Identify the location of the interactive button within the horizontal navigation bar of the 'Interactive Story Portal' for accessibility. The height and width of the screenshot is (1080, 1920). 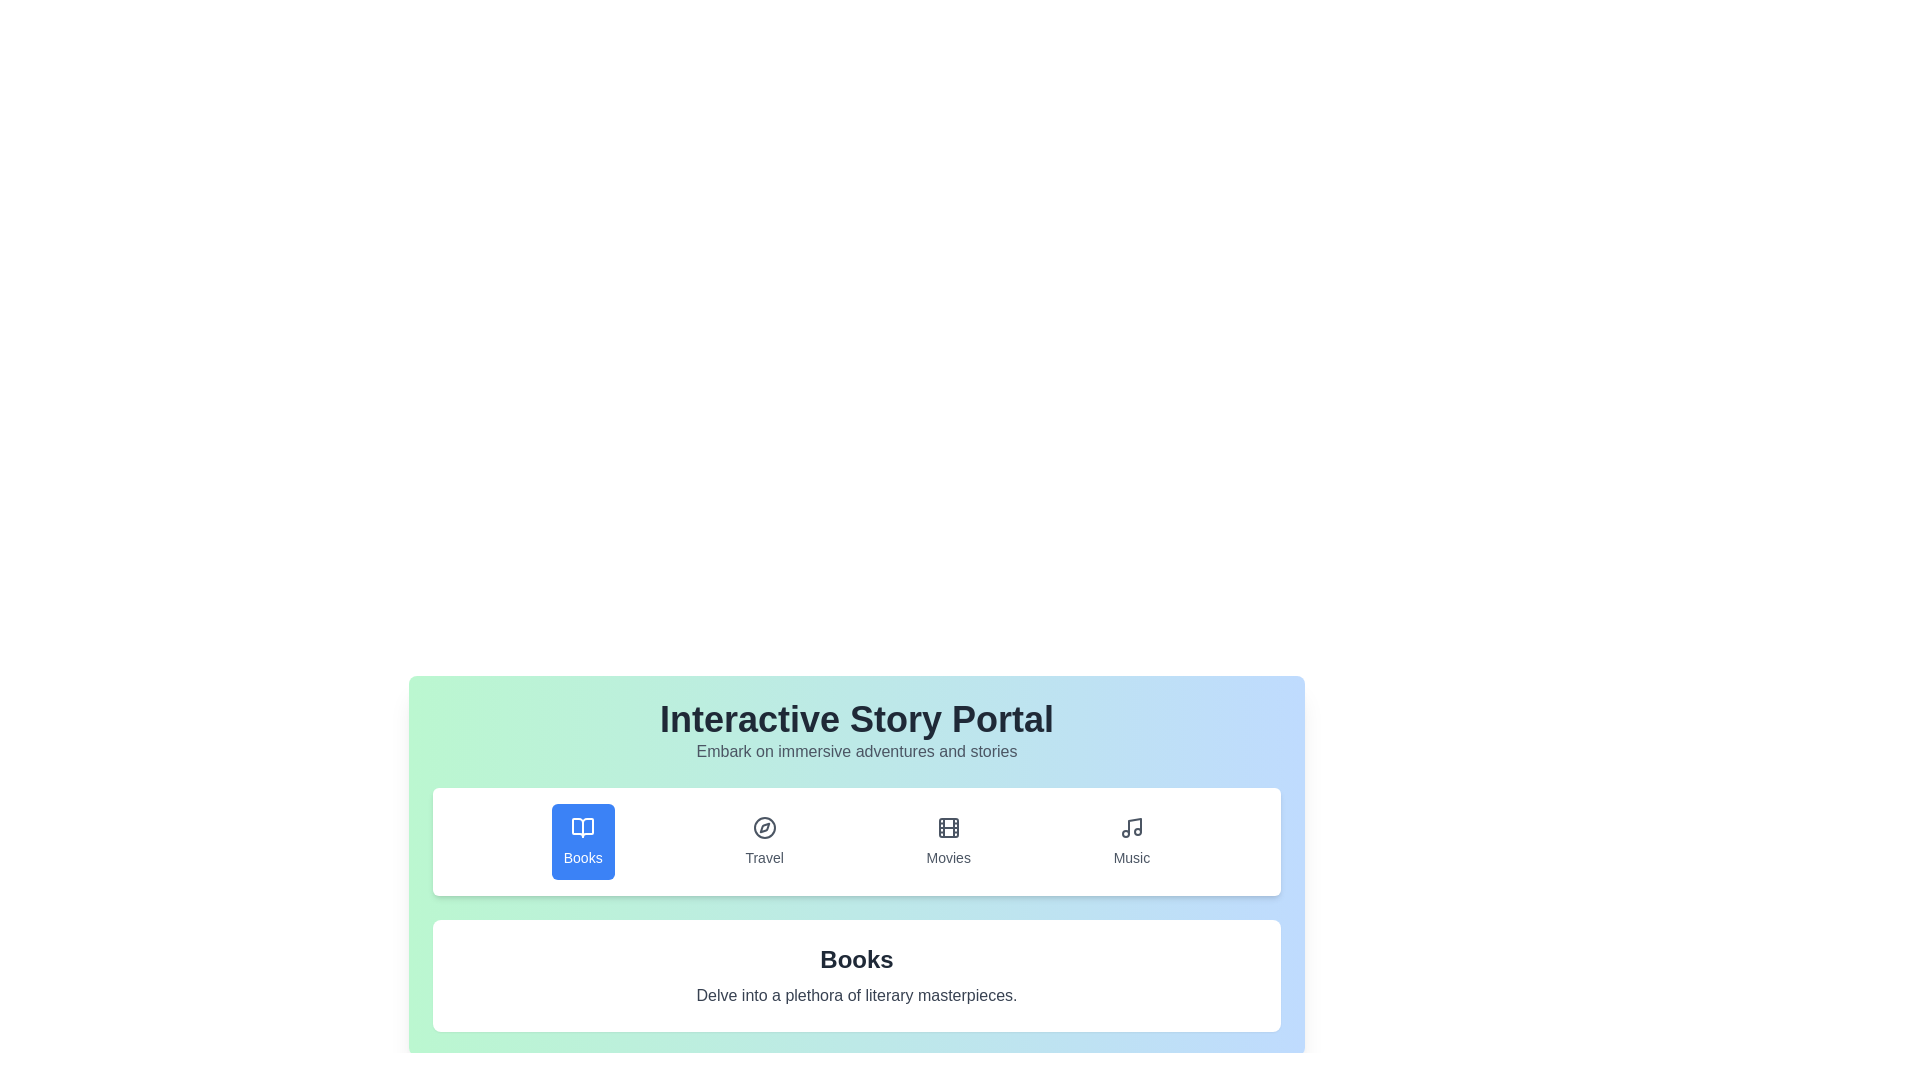
(857, 841).